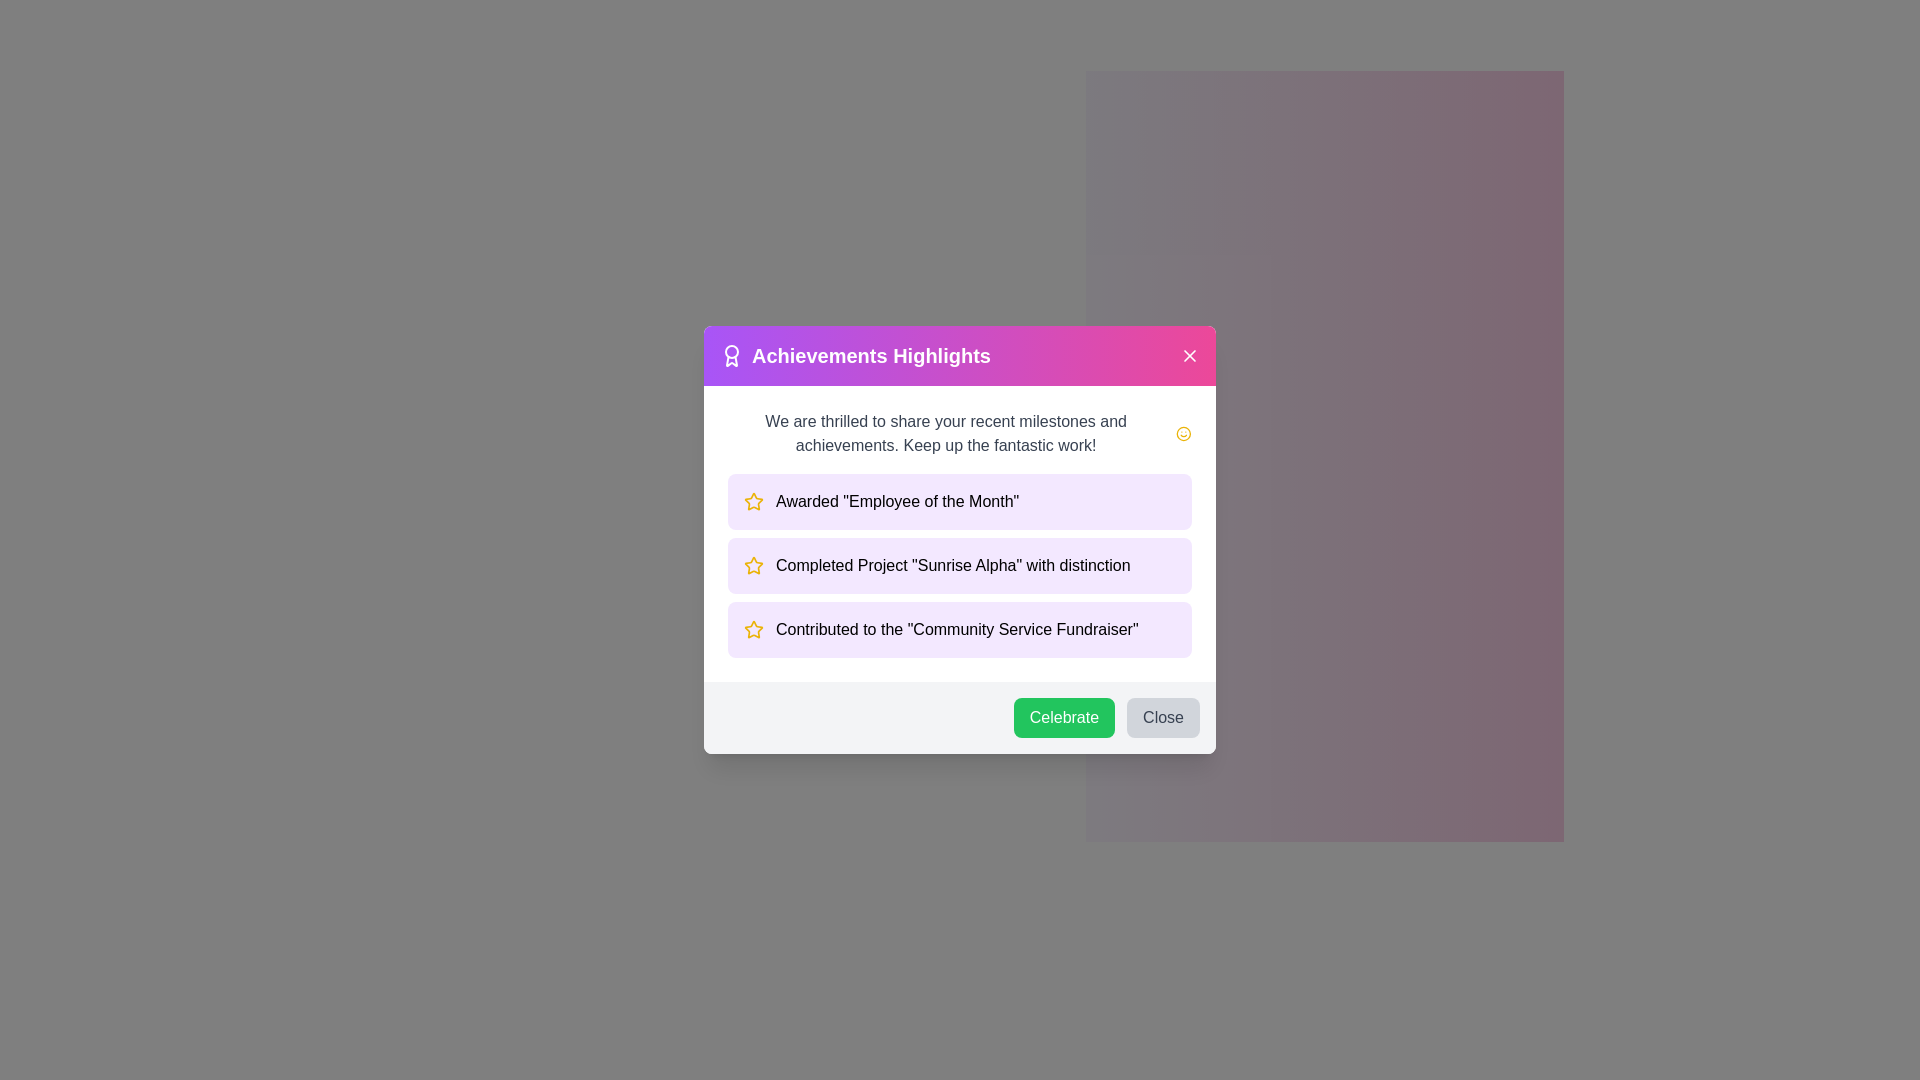  What do you see at coordinates (855, 354) in the screenshot?
I see `the title text block with a decorative icon that informs users about the purpose of the dialog displaying highlighted achievements` at bounding box center [855, 354].